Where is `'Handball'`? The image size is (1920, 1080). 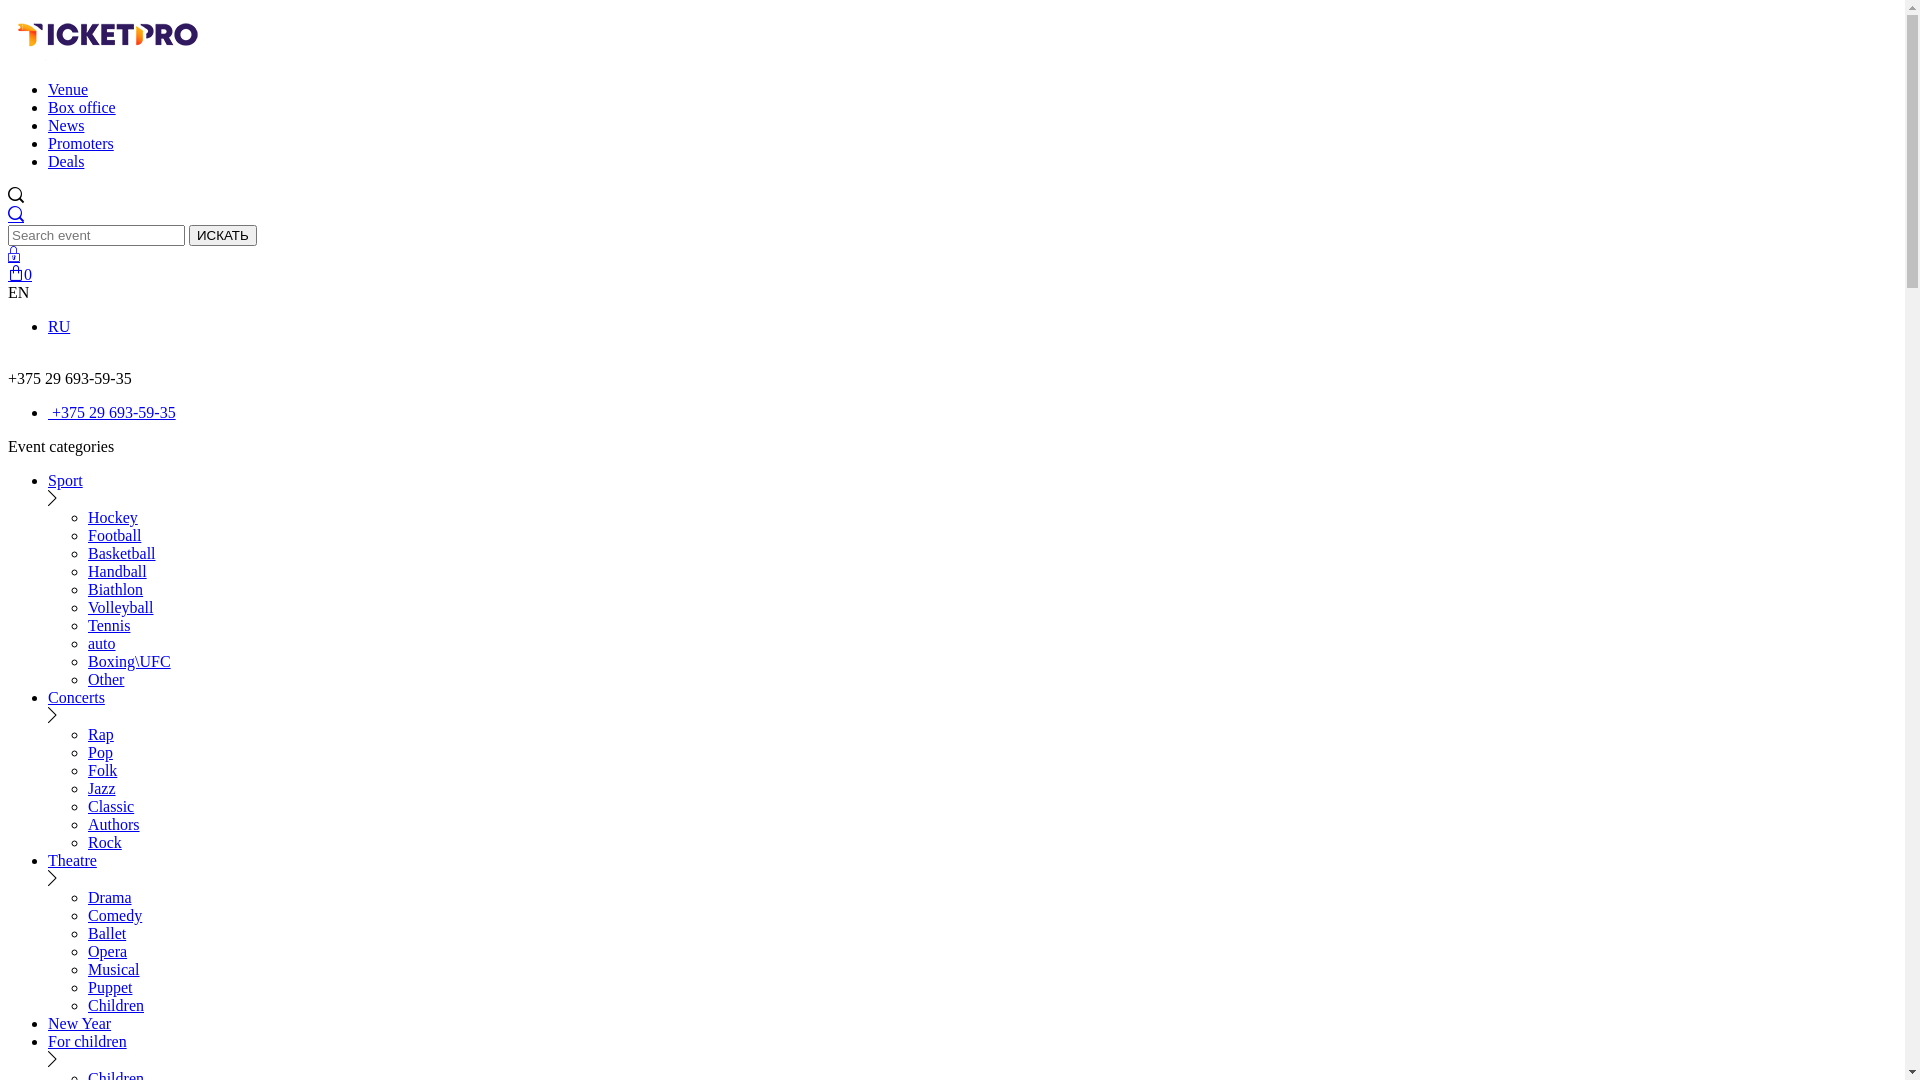 'Handball' is located at coordinates (116, 571).